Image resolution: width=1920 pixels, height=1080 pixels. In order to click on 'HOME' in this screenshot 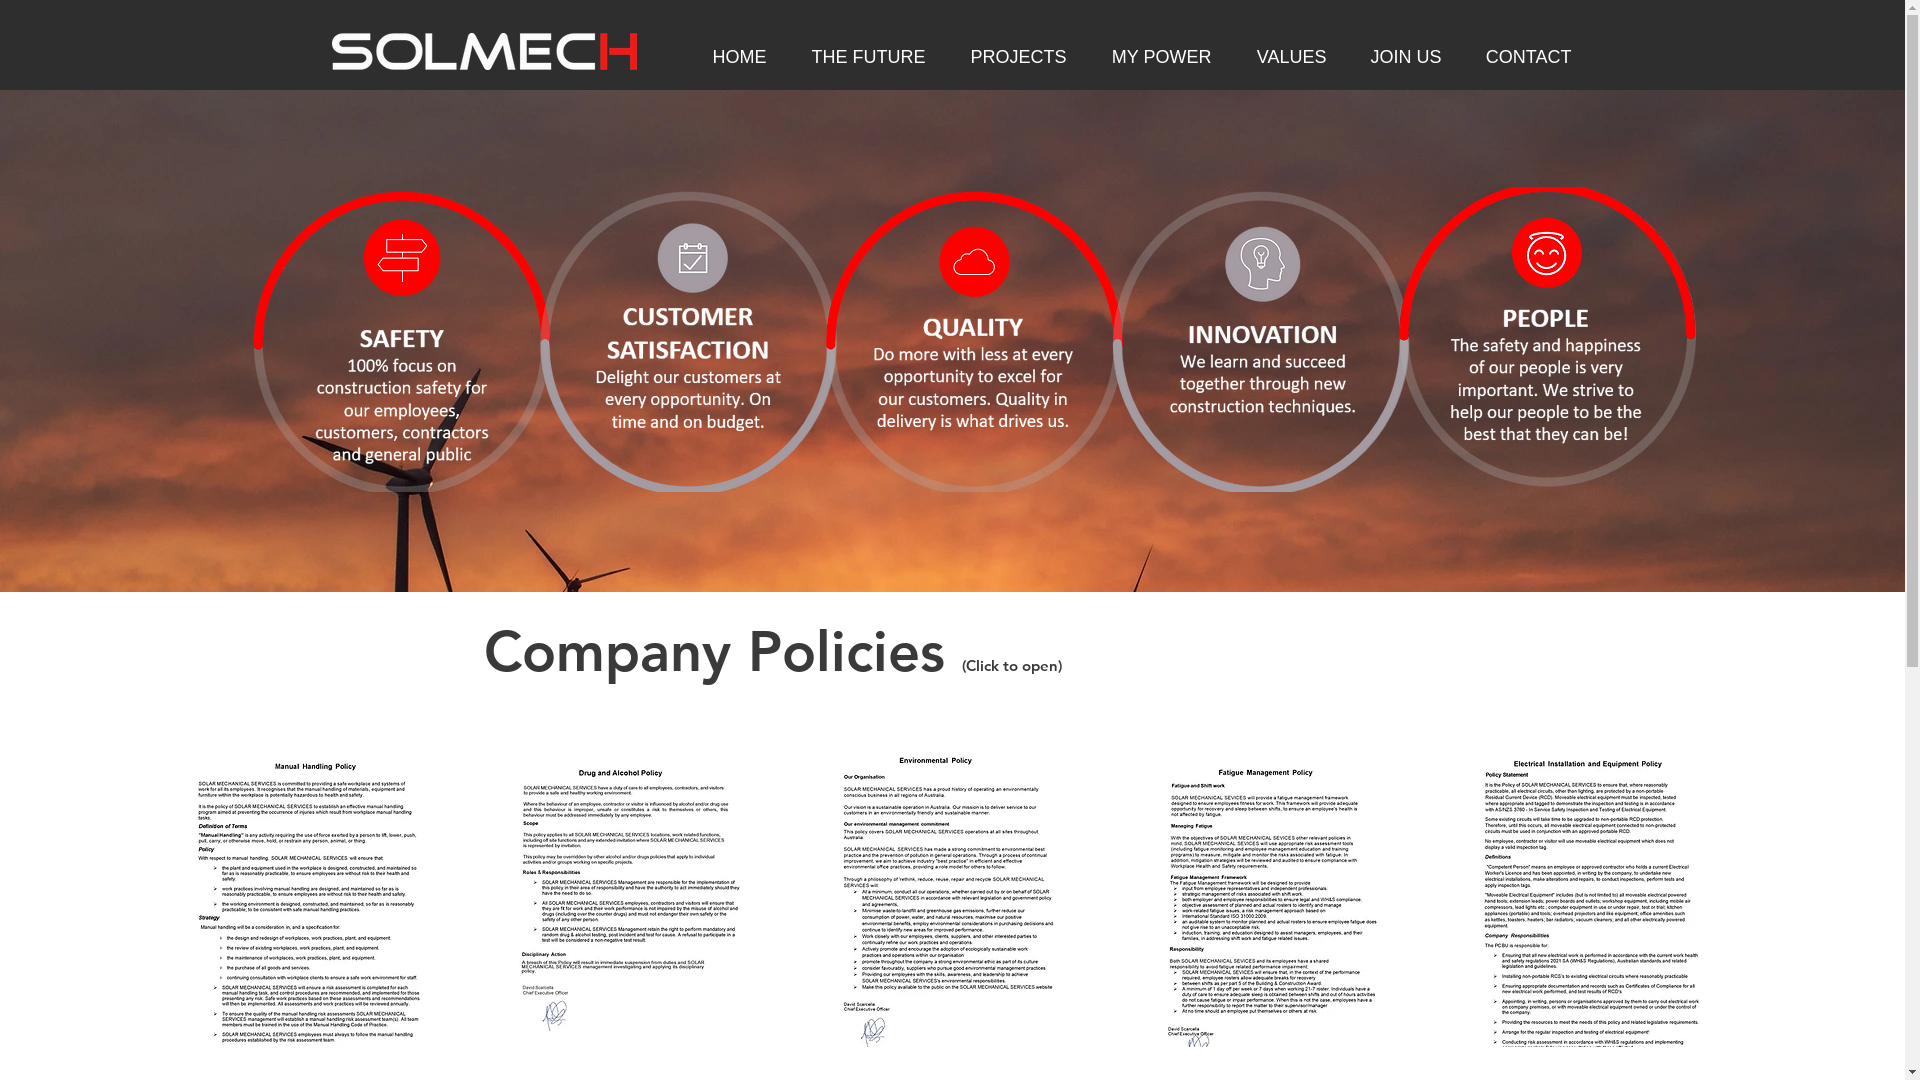, I will do `click(681, 56)`.